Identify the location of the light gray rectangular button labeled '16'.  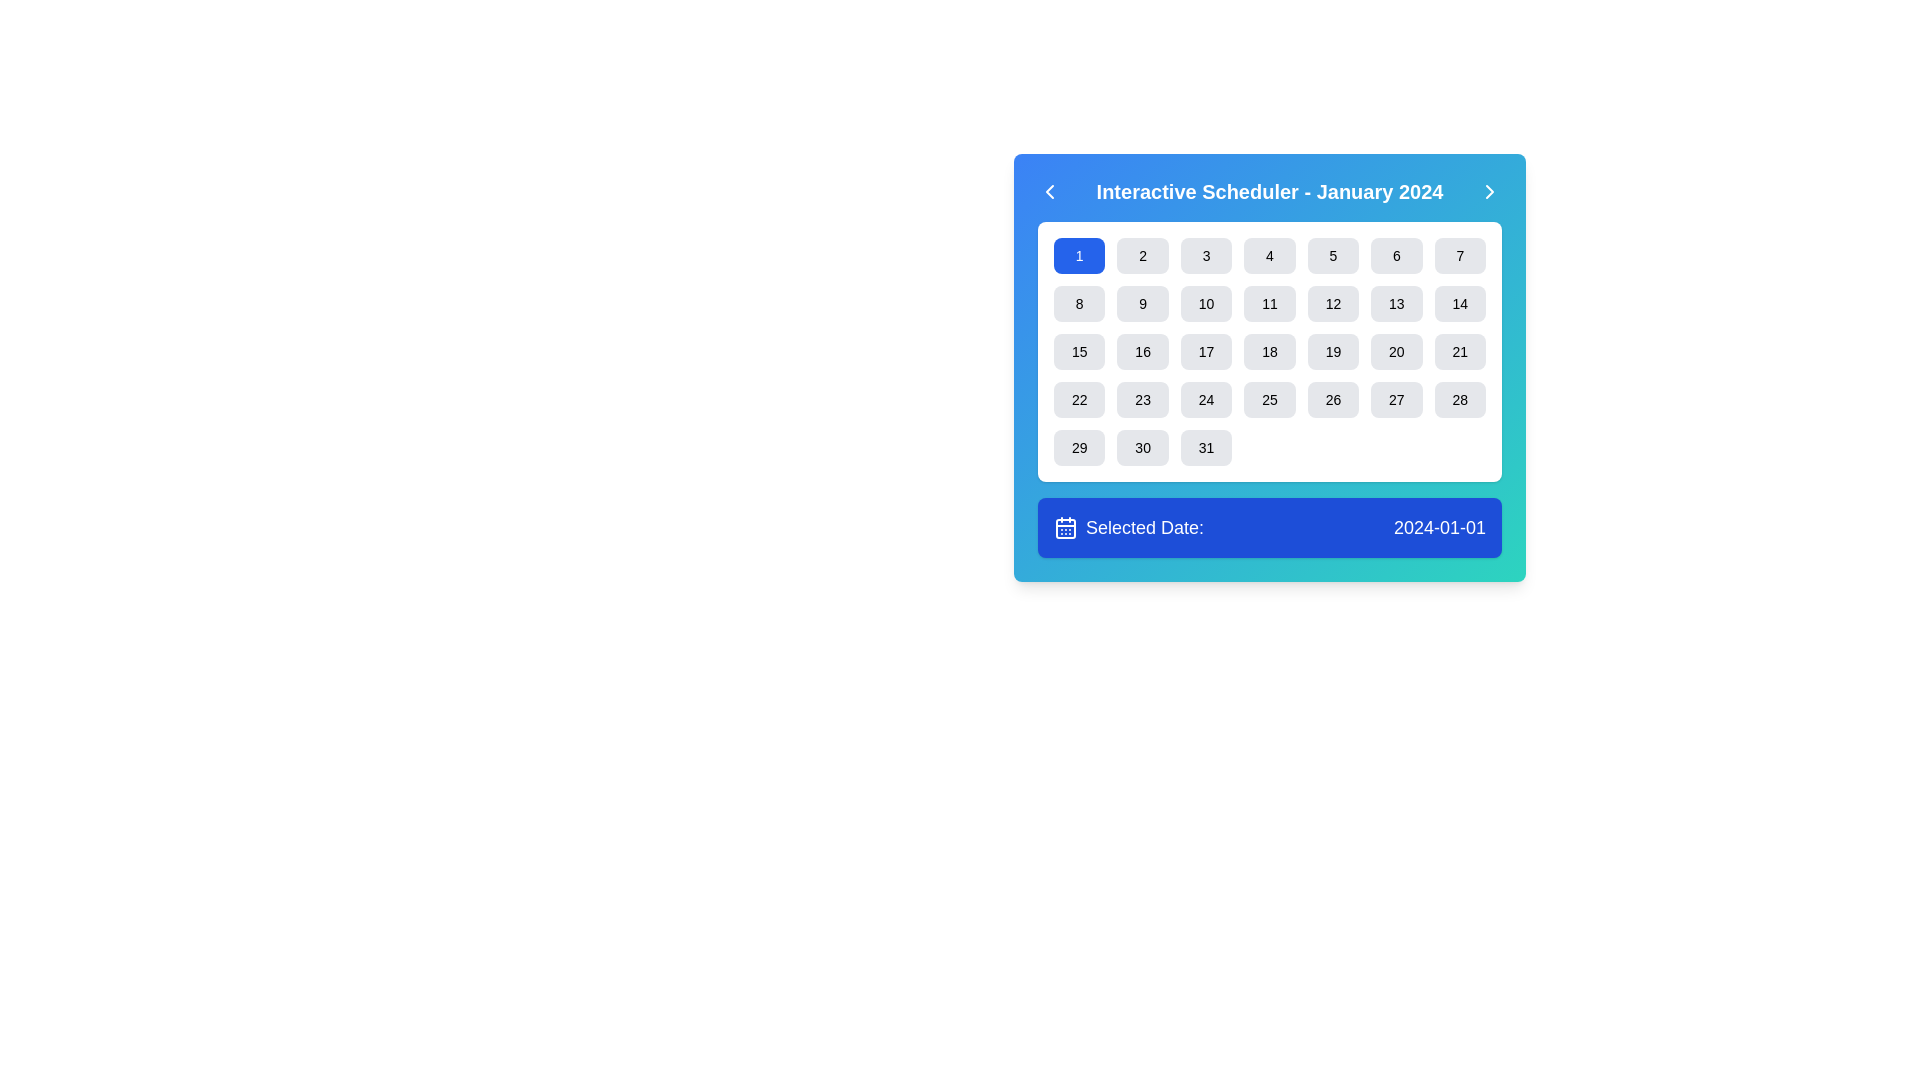
(1143, 350).